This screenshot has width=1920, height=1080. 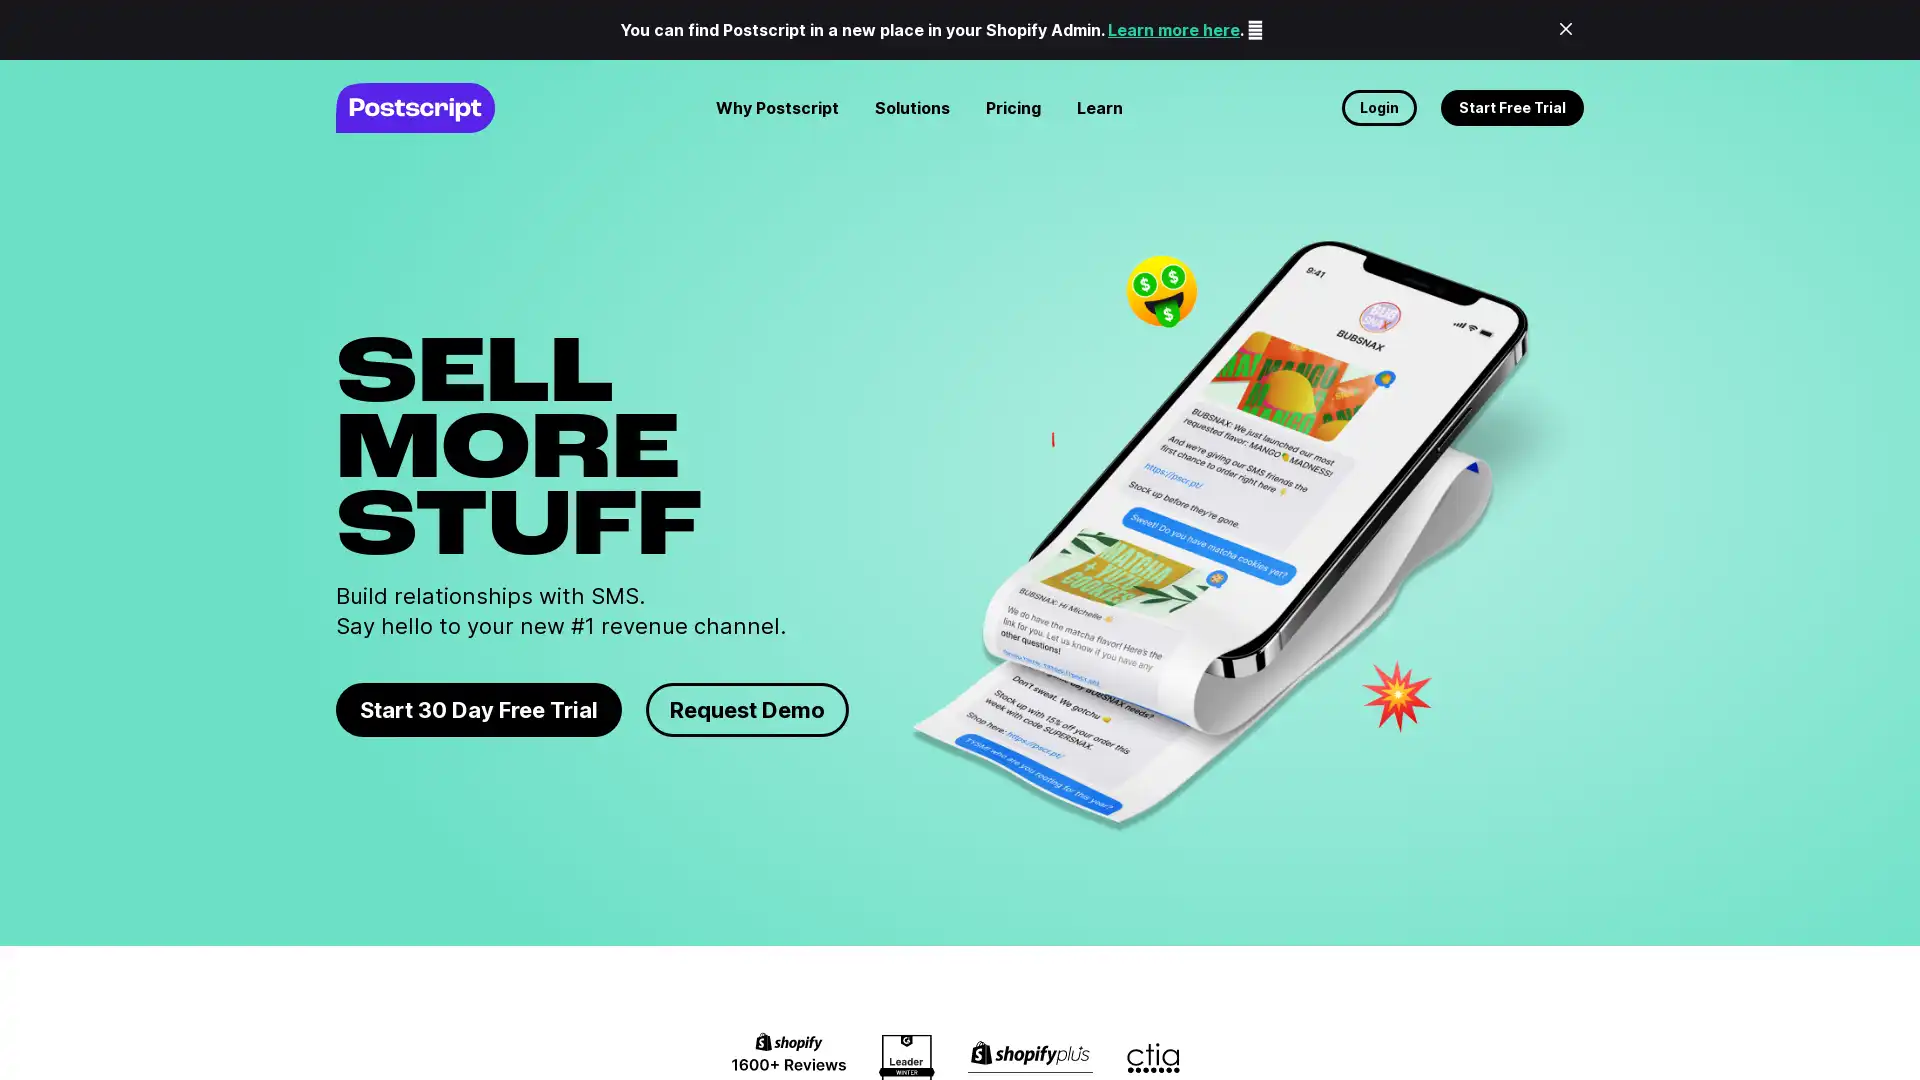 I want to click on Start 30 Day Free Trial, so click(x=478, y=708).